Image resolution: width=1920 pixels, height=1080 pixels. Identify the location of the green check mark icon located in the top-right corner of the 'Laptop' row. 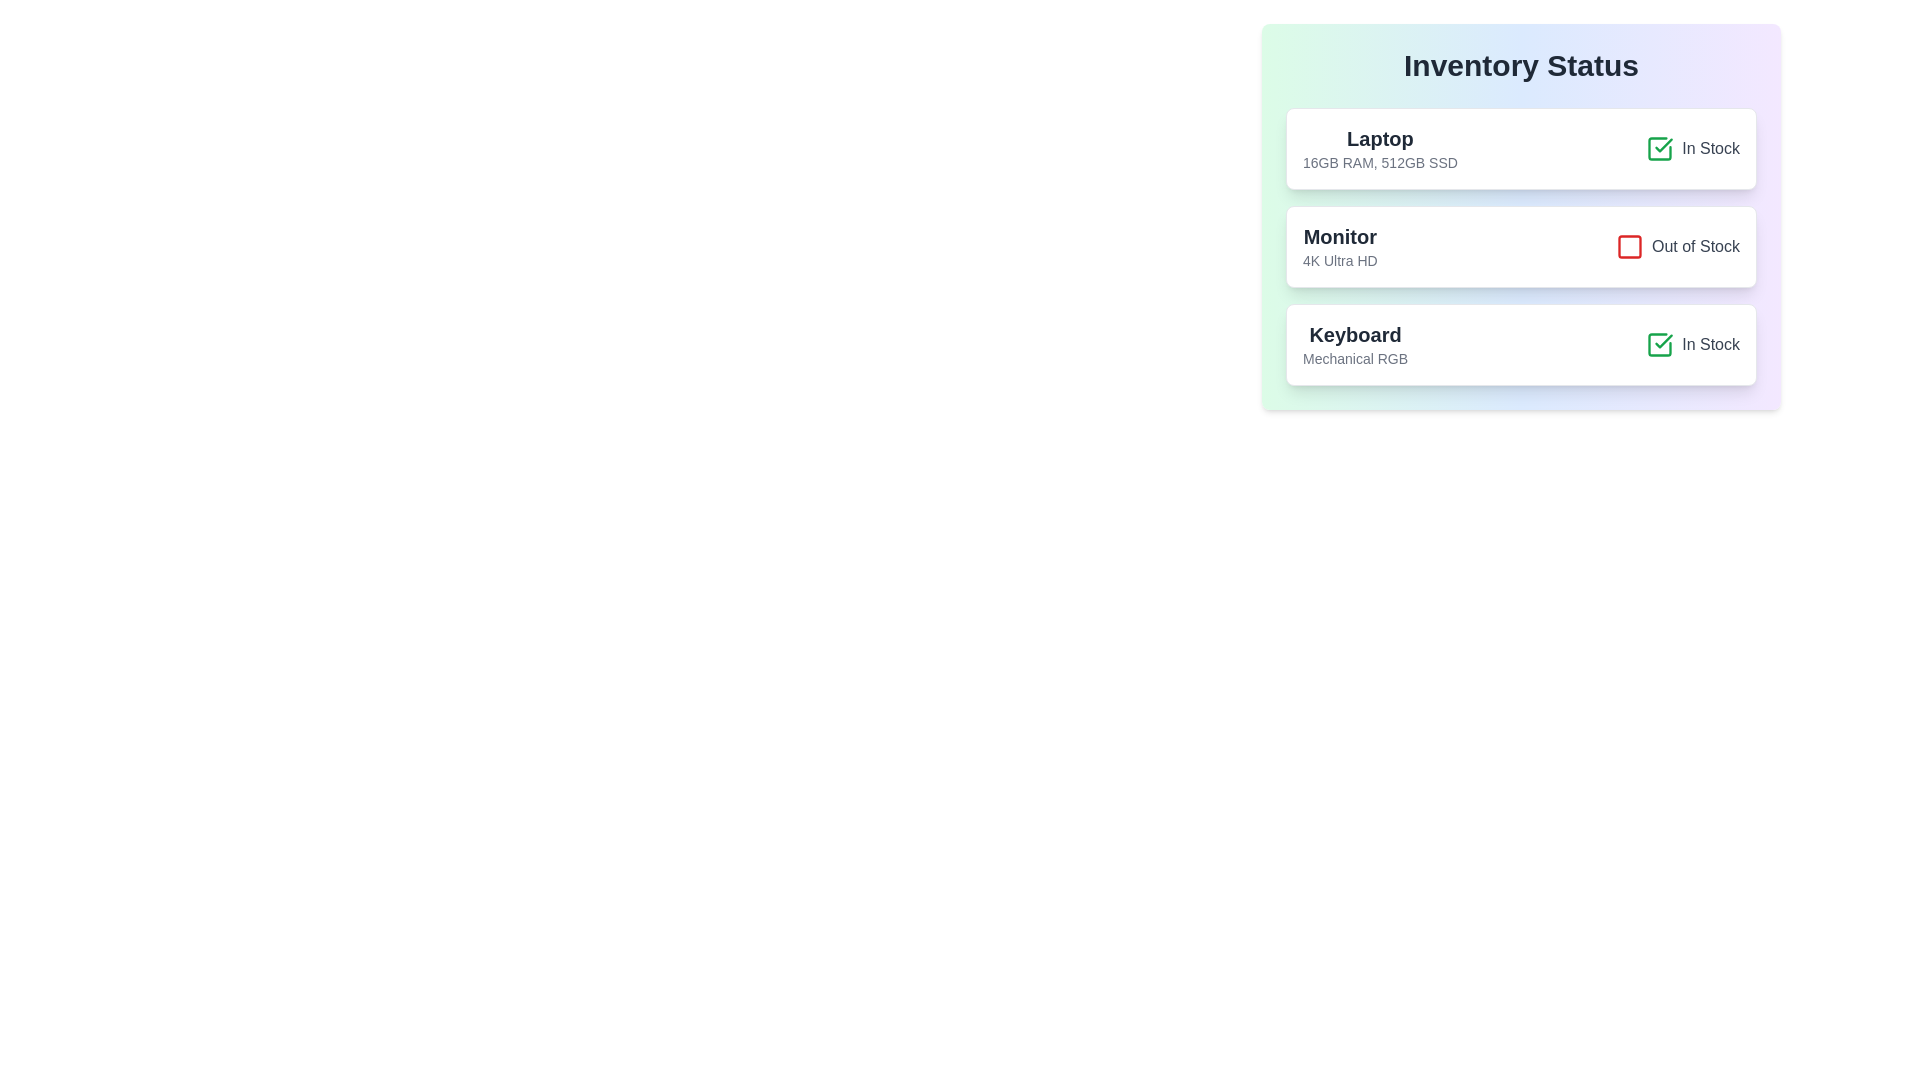
(1660, 148).